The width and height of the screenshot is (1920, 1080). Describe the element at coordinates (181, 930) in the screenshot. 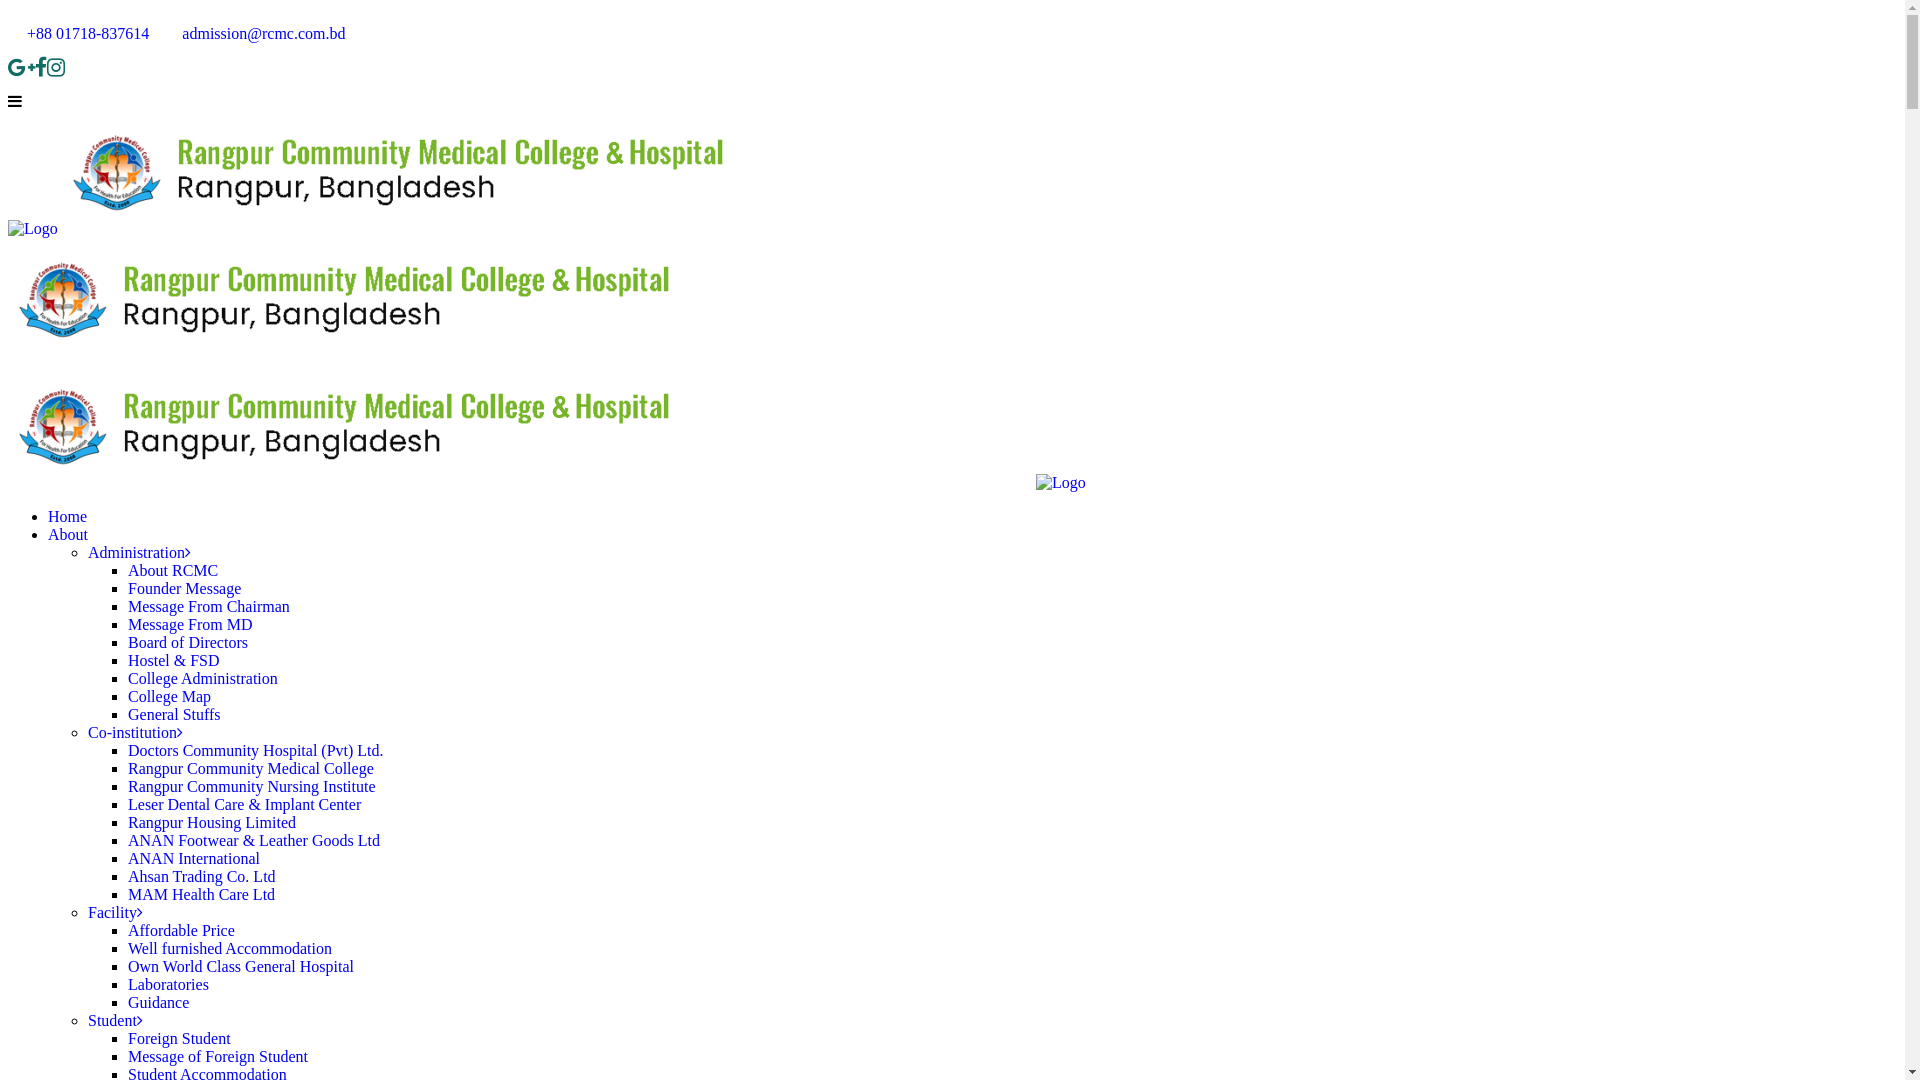

I see `'Affordable Price'` at that location.